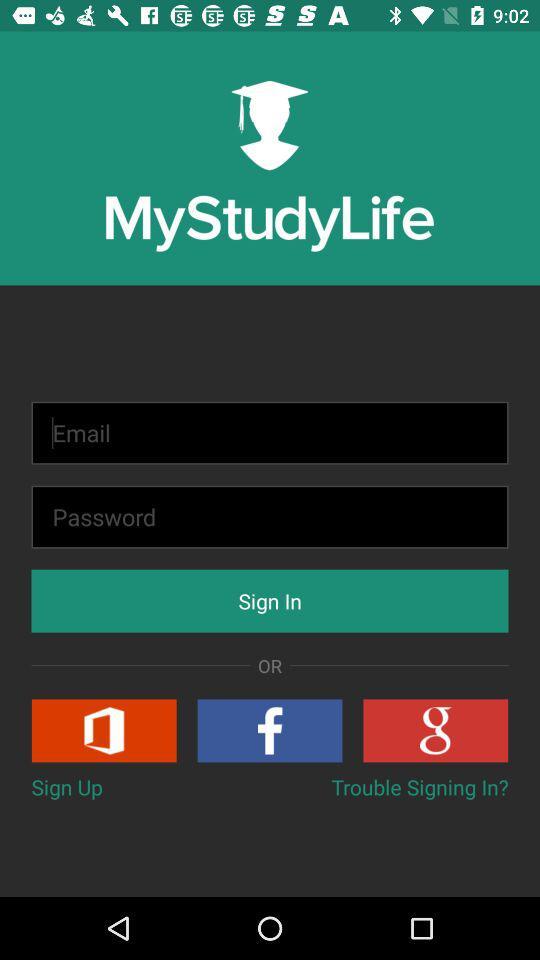  I want to click on signup with google, so click(434, 729).